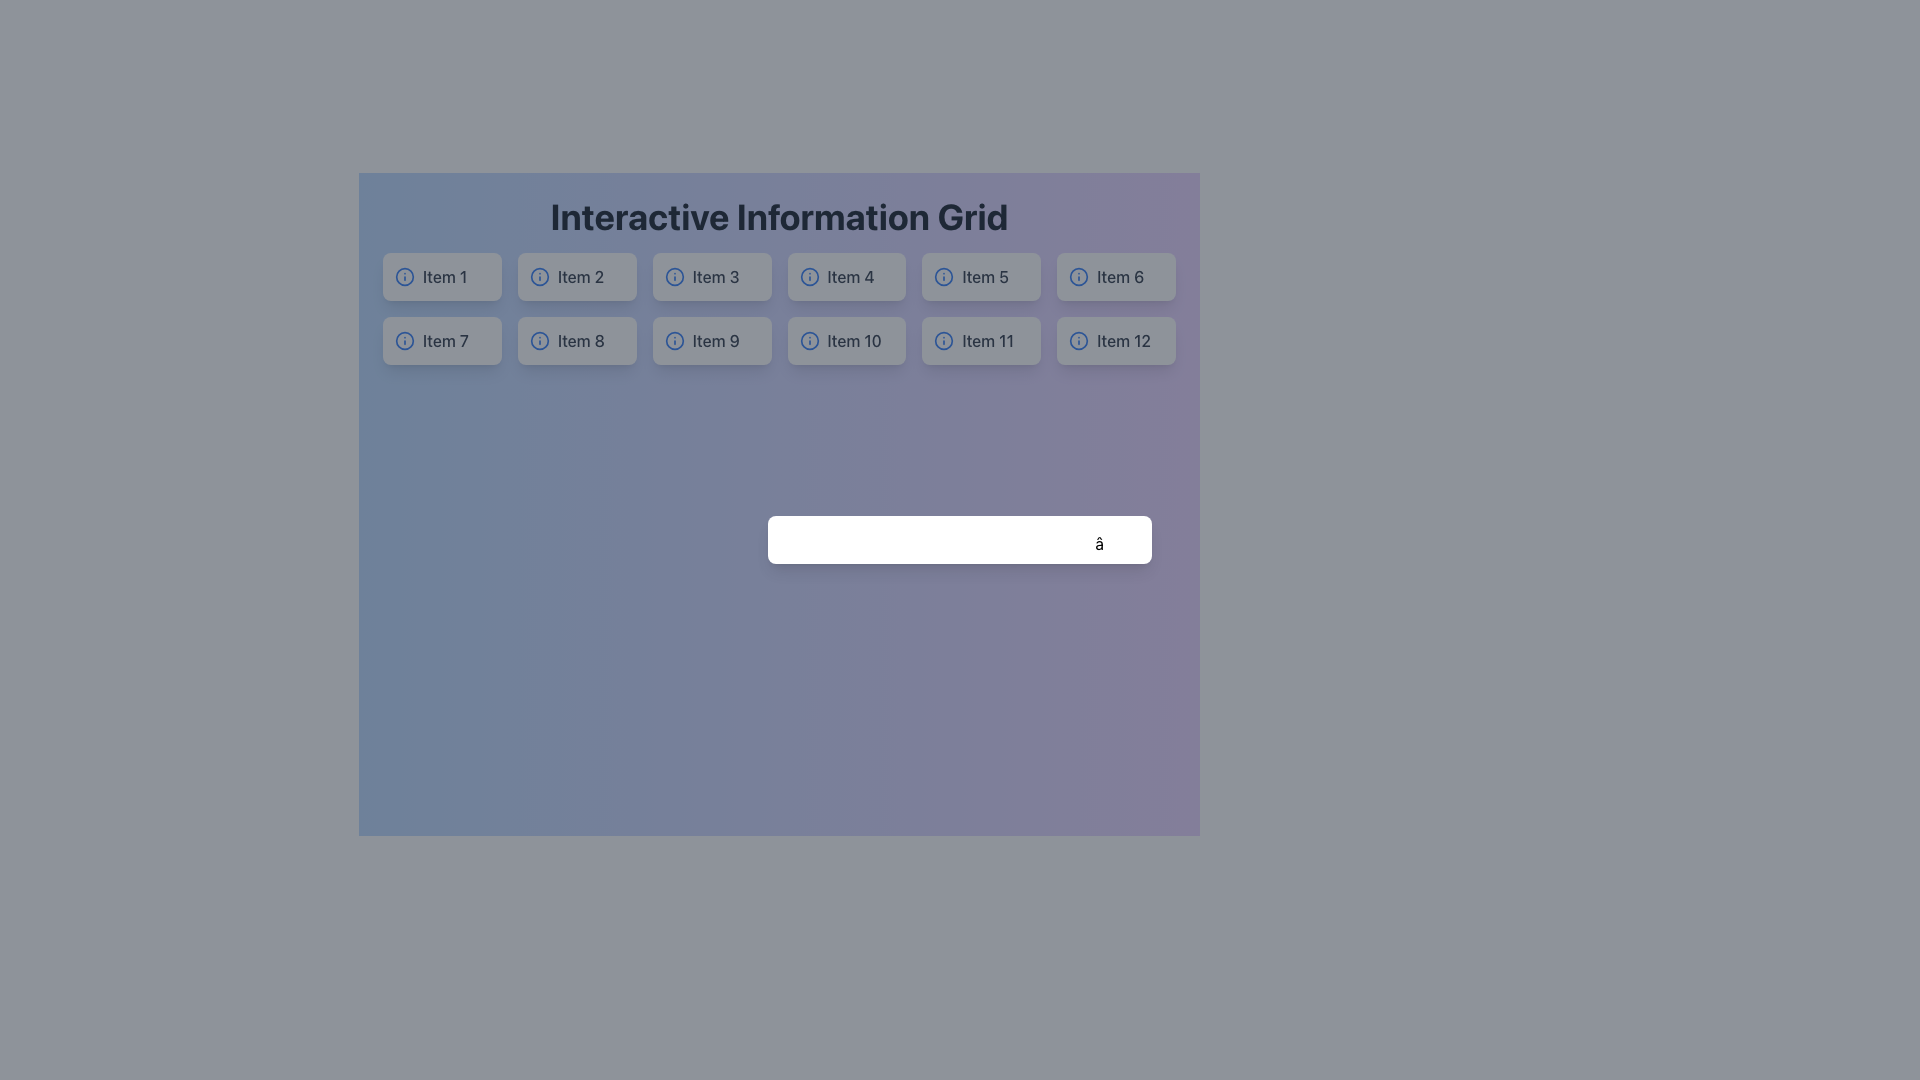 The height and width of the screenshot is (1080, 1920). What do you see at coordinates (985, 277) in the screenshot?
I see `the text label or button labeled 'Item 5', which is styled with a medium gray sans-serif font and is part of a rounded rectangular button, located in the upper-right sector of the application` at bounding box center [985, 277].